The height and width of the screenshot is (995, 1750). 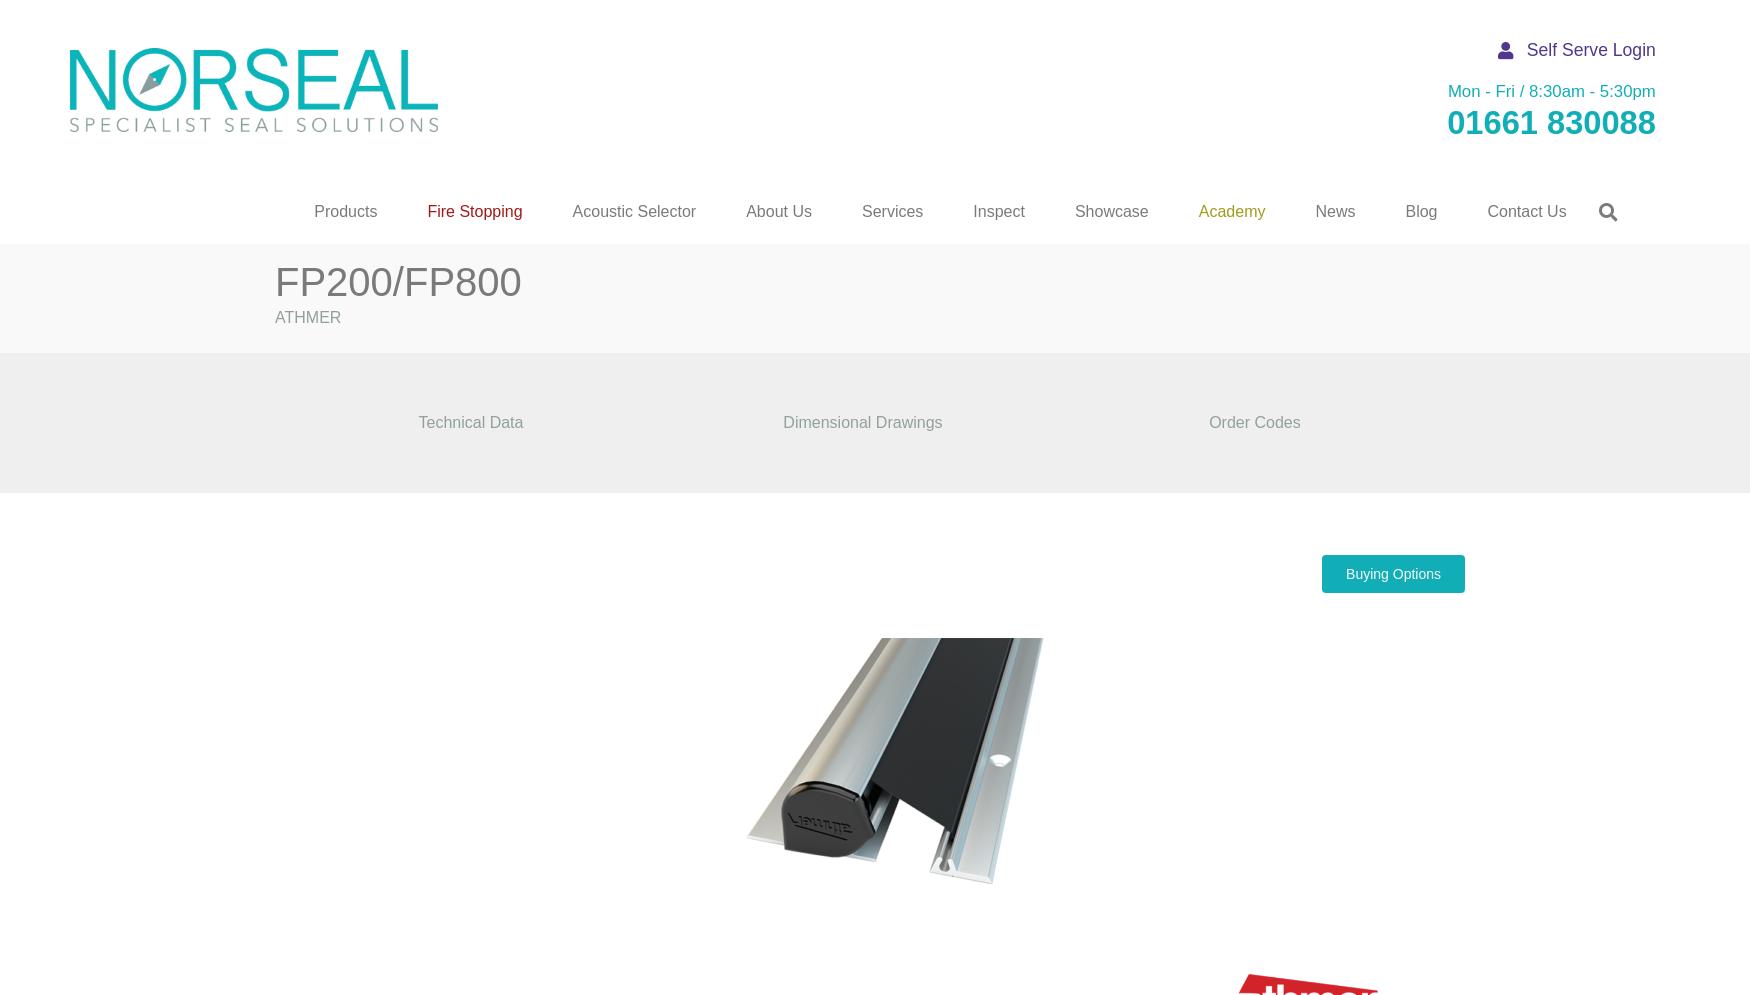 I want to click on 'Grilles & Covers', so click(x=200, y=611).